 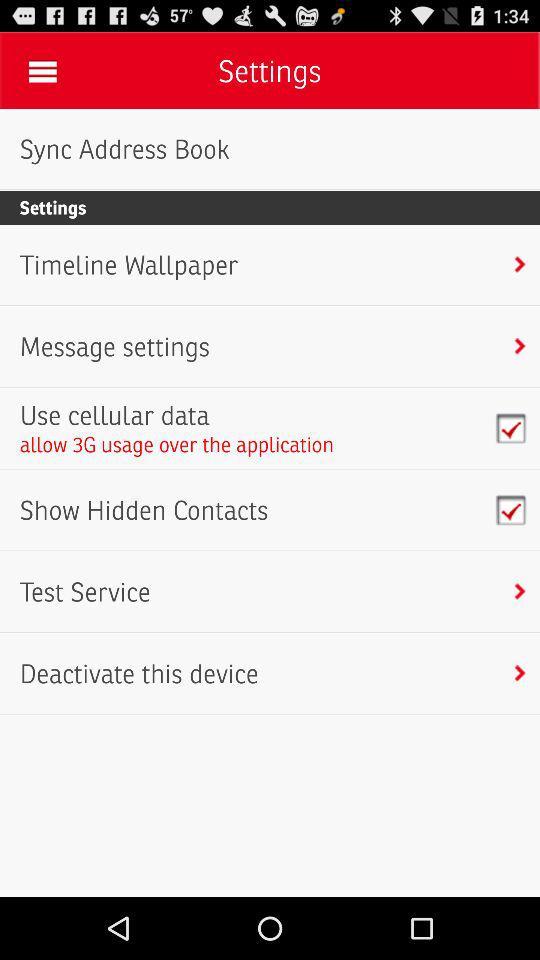 What do you see at coordinates (143, 509) in the screenshot?
I see `the show hidden contacts app` at bounding box center [143, 509].